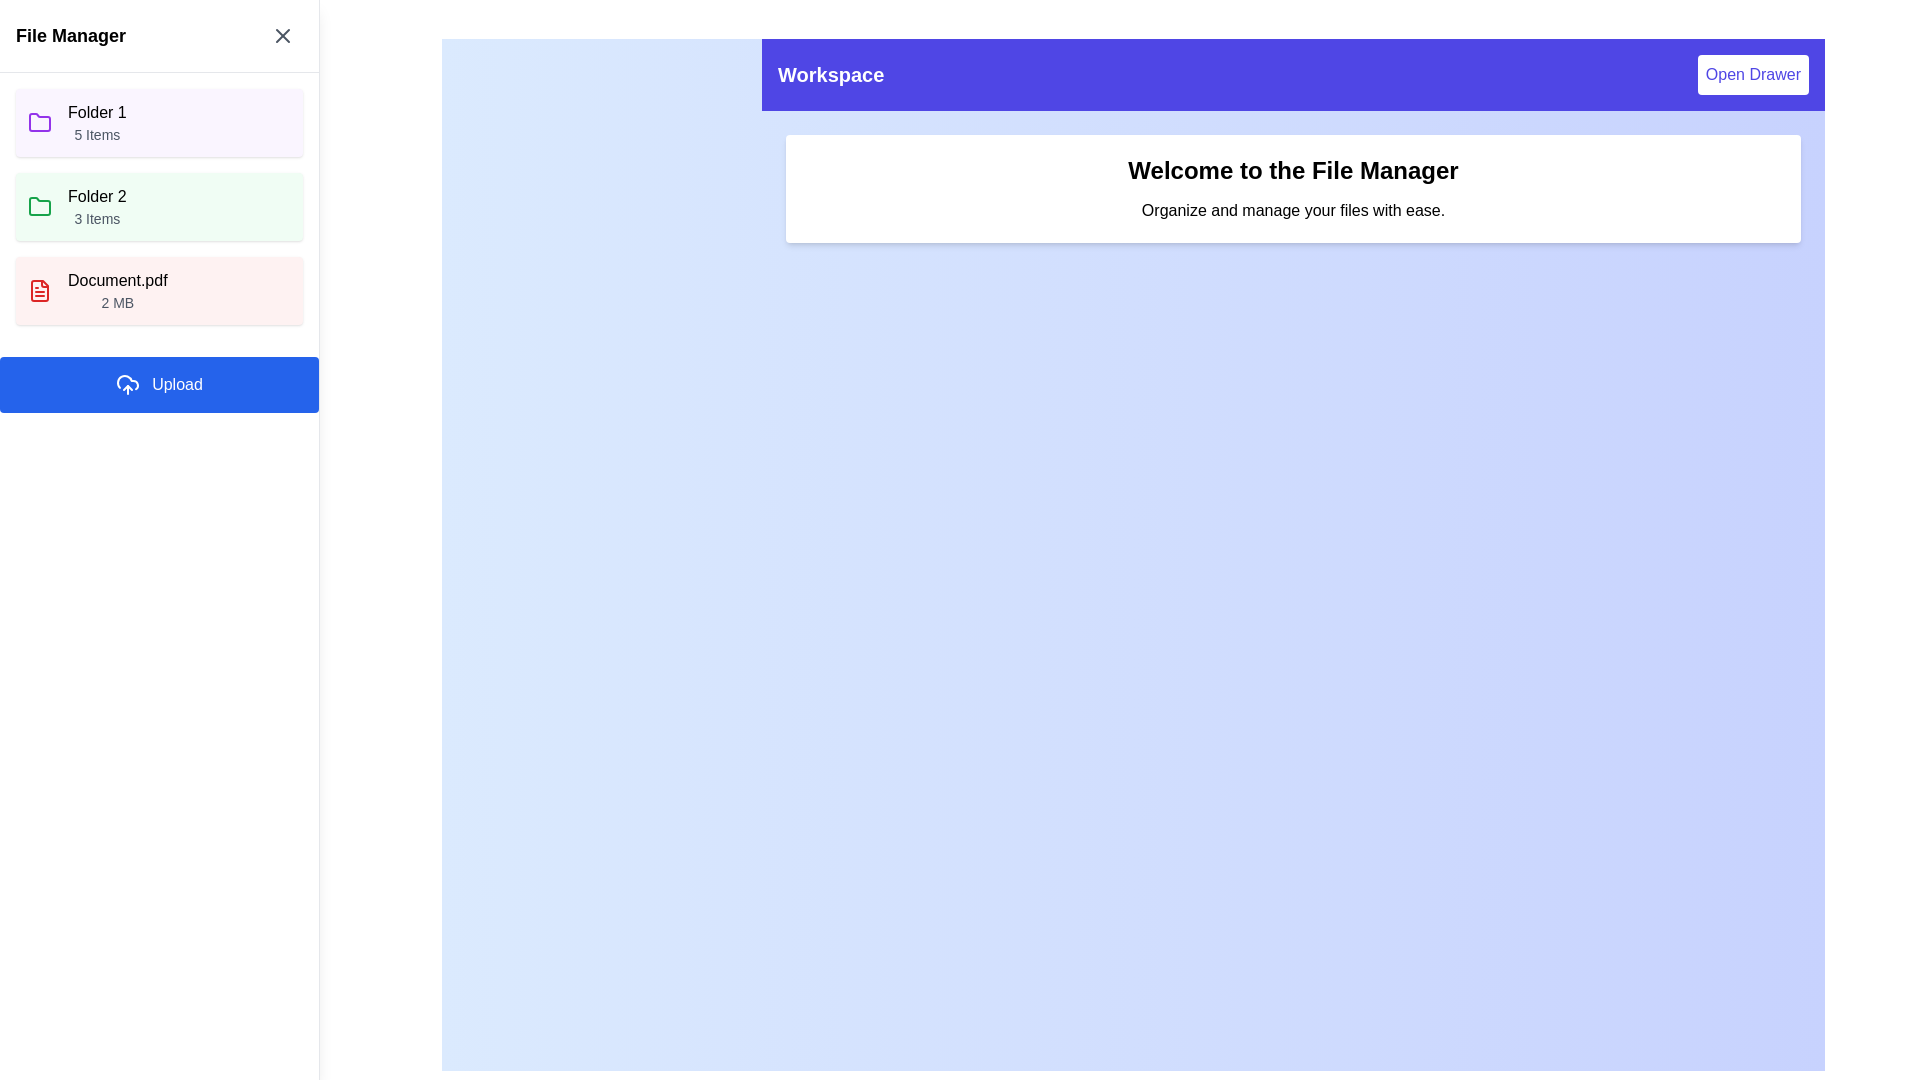 The height and width of the screenshot is (1080, 1920). Describe the element at coordinates (39, 206) in the screenshot. I see `the icon that visually identifies the 'Folder 2' item in the sidebar, located in the middle-left of the highlighted item box before the text 'Folder 2'` at that location.